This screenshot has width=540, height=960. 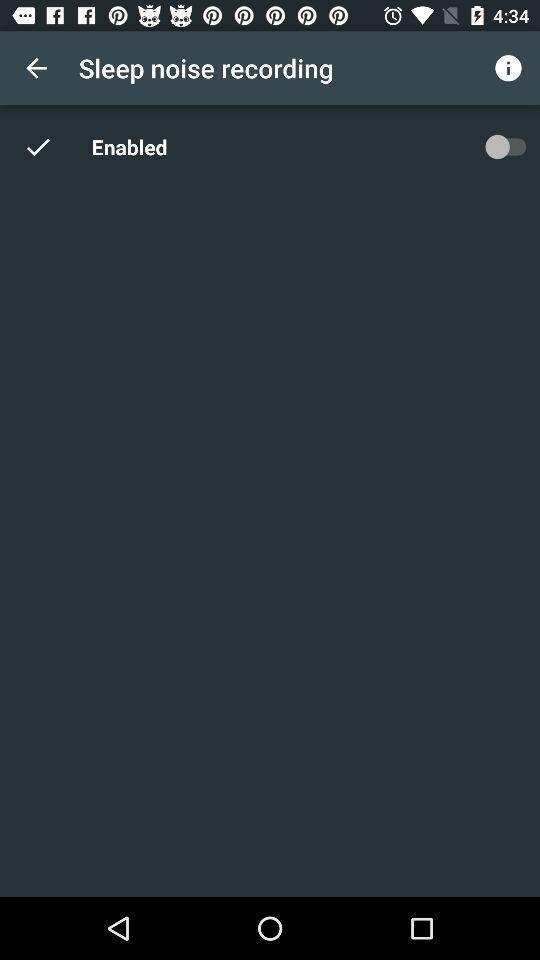 What do you see at coordinates (504, 145) in the screenshot?
I see `the item next to the enabled icon` at bounding box center [504, 145].